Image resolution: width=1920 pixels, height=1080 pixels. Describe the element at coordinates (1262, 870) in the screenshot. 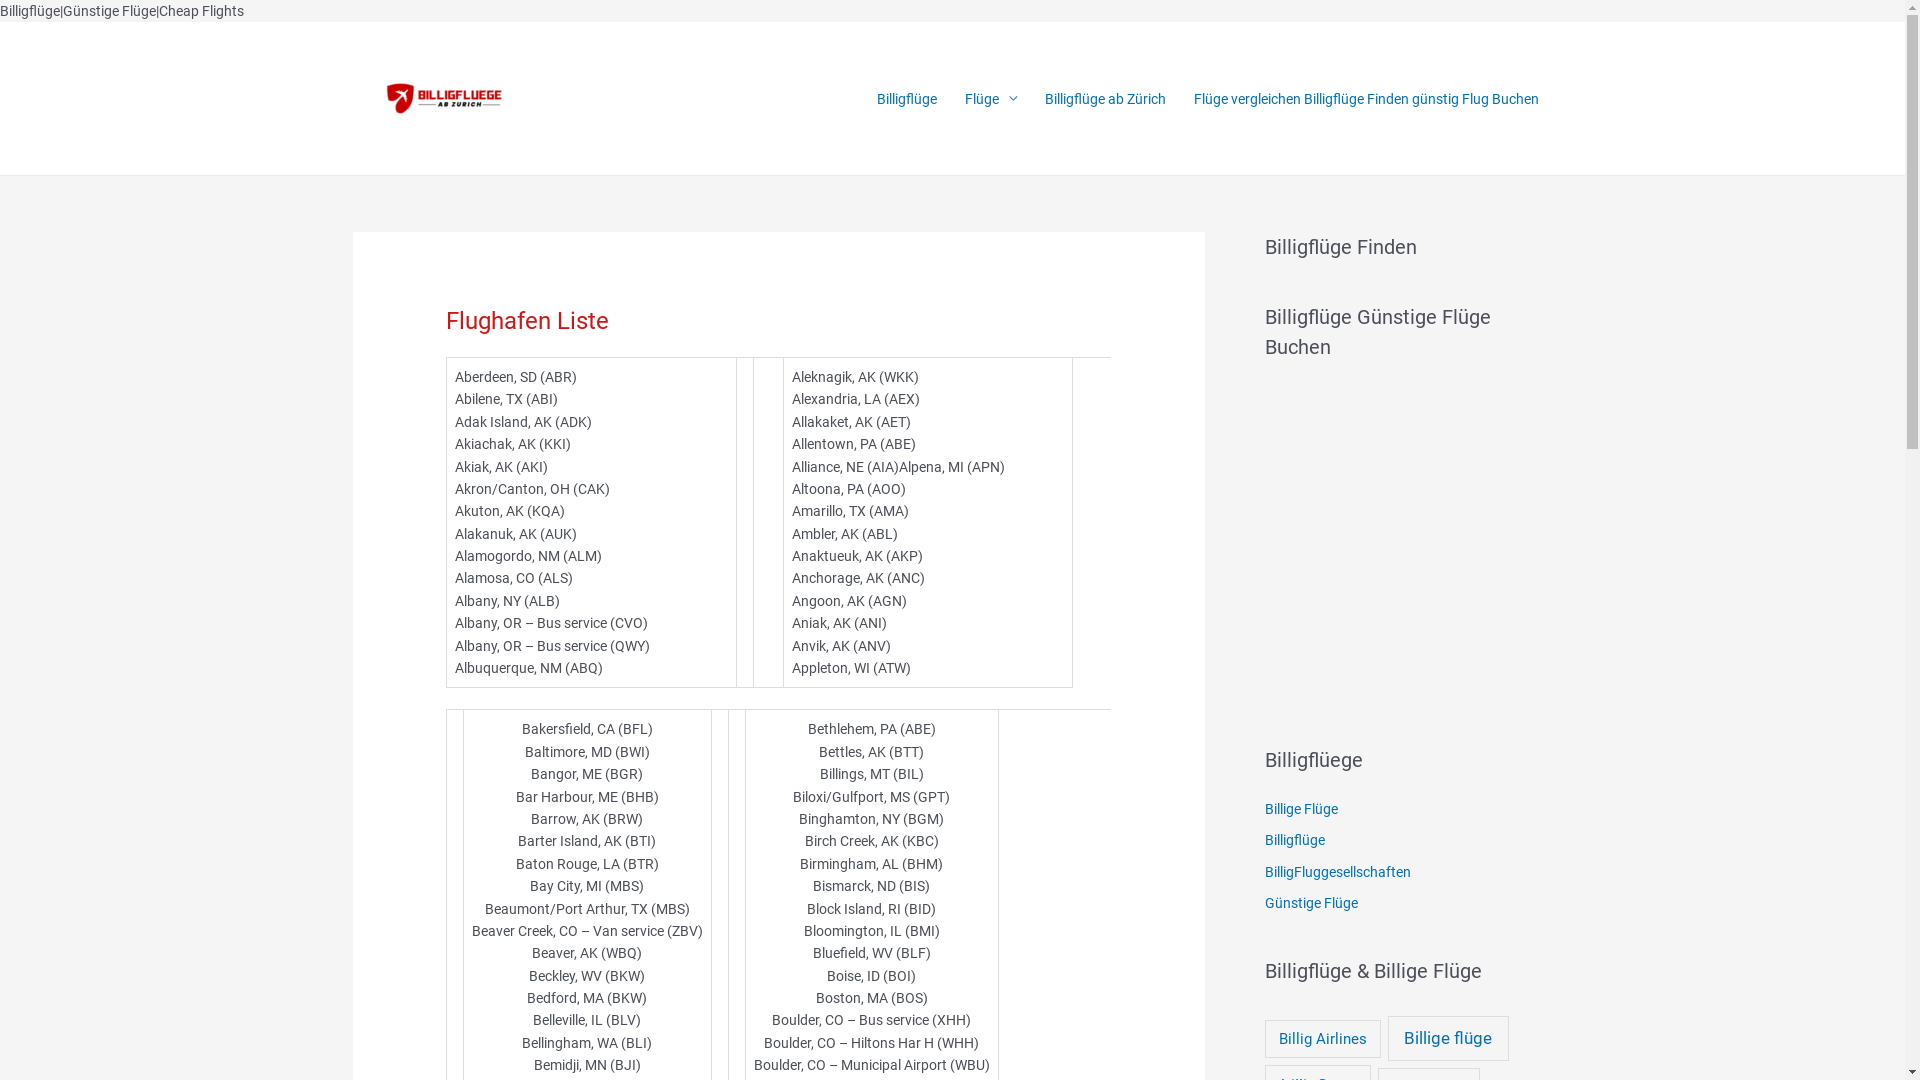

I see `'BilligFluggesellschaften'` at that location.